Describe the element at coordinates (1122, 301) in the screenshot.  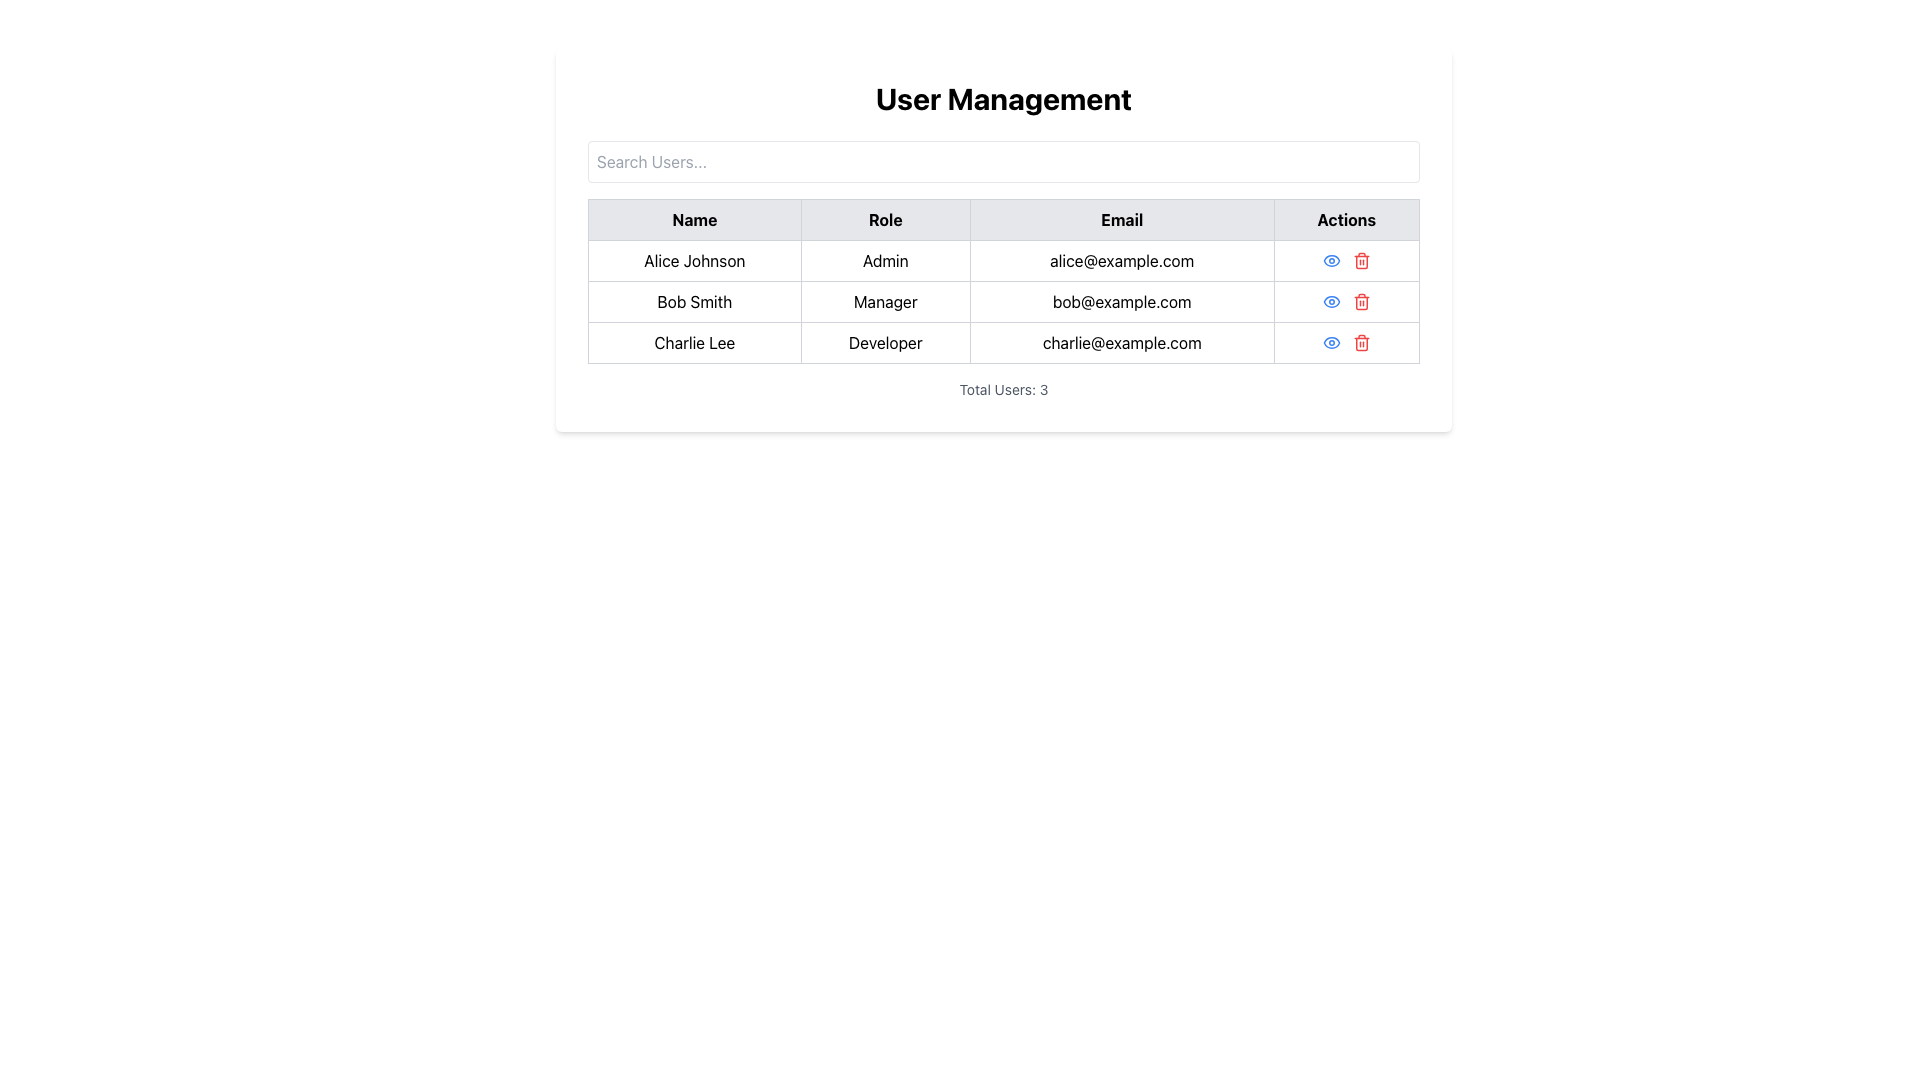
I see `text content of the email address displayed in the second row under the 'Email' column, specifically the text label showing 'bob@example.com'` at that location.